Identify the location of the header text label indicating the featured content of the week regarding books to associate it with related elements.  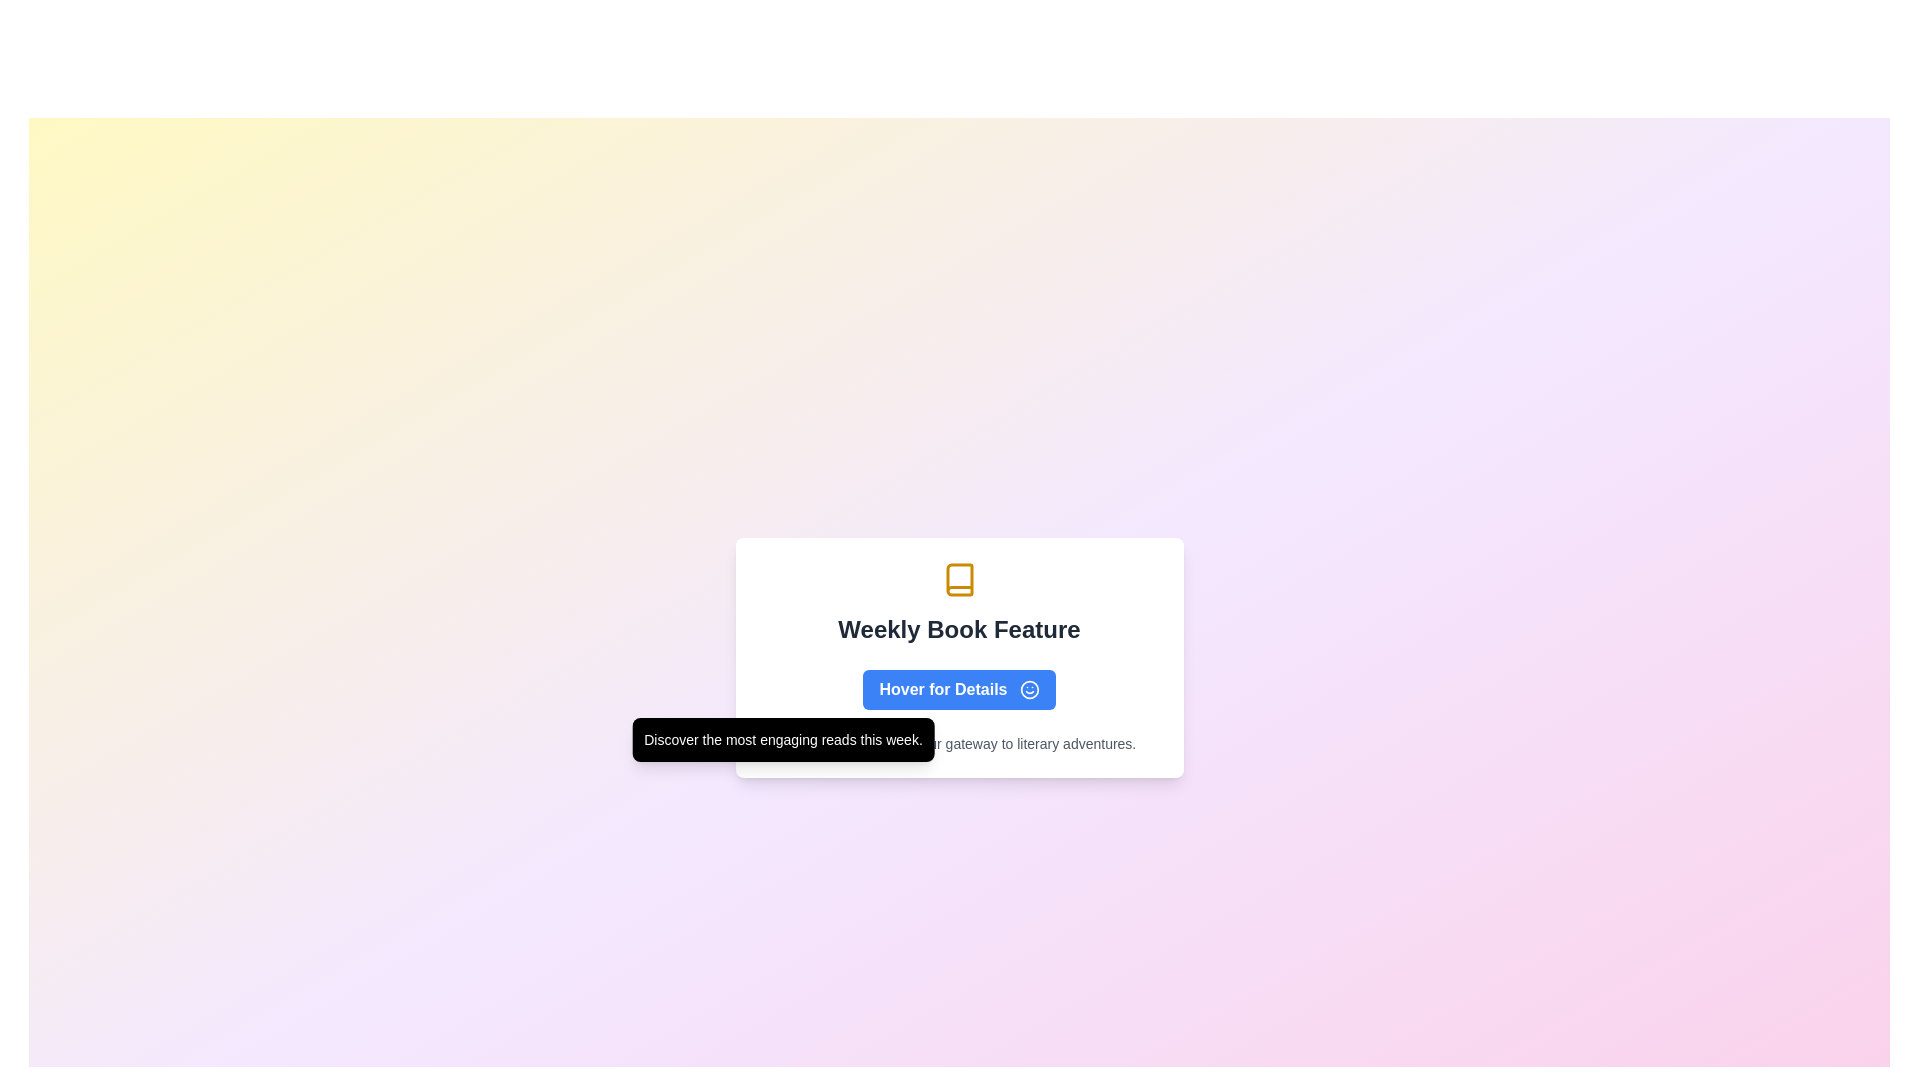
(958, 628).